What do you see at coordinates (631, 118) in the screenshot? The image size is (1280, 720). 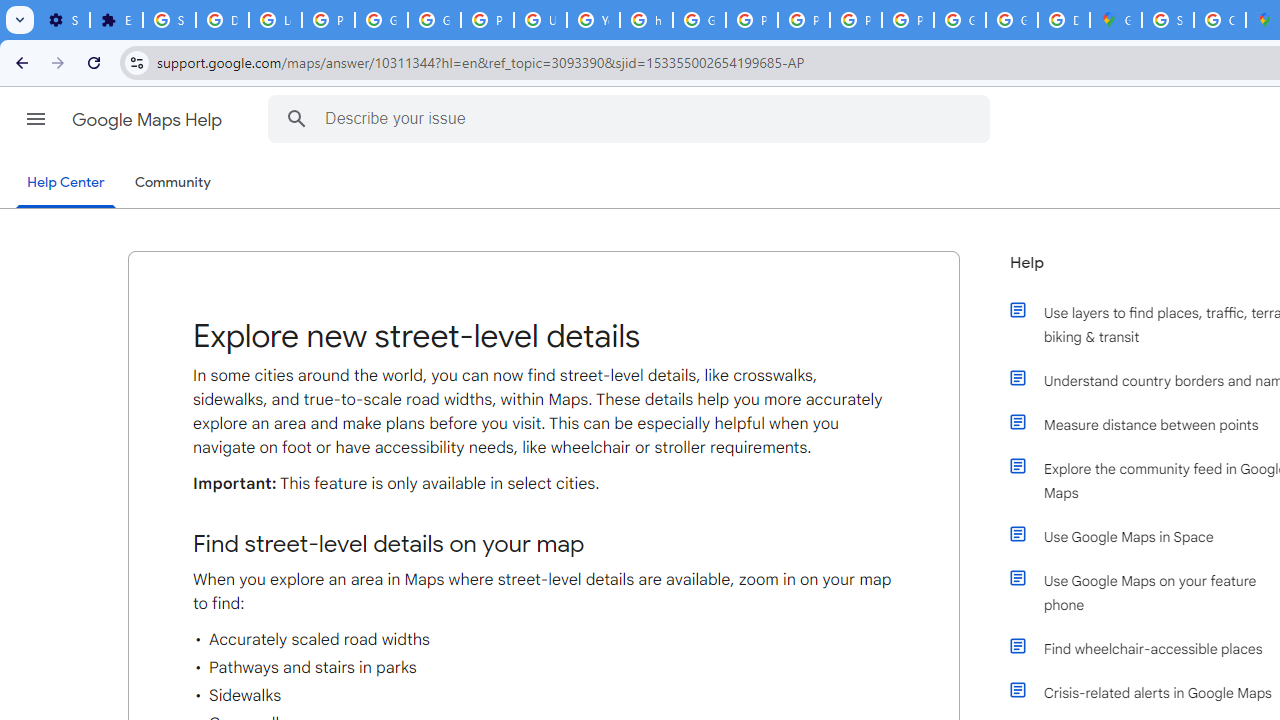 I see `'Describe your issue'` at bounding box center [631, 118].